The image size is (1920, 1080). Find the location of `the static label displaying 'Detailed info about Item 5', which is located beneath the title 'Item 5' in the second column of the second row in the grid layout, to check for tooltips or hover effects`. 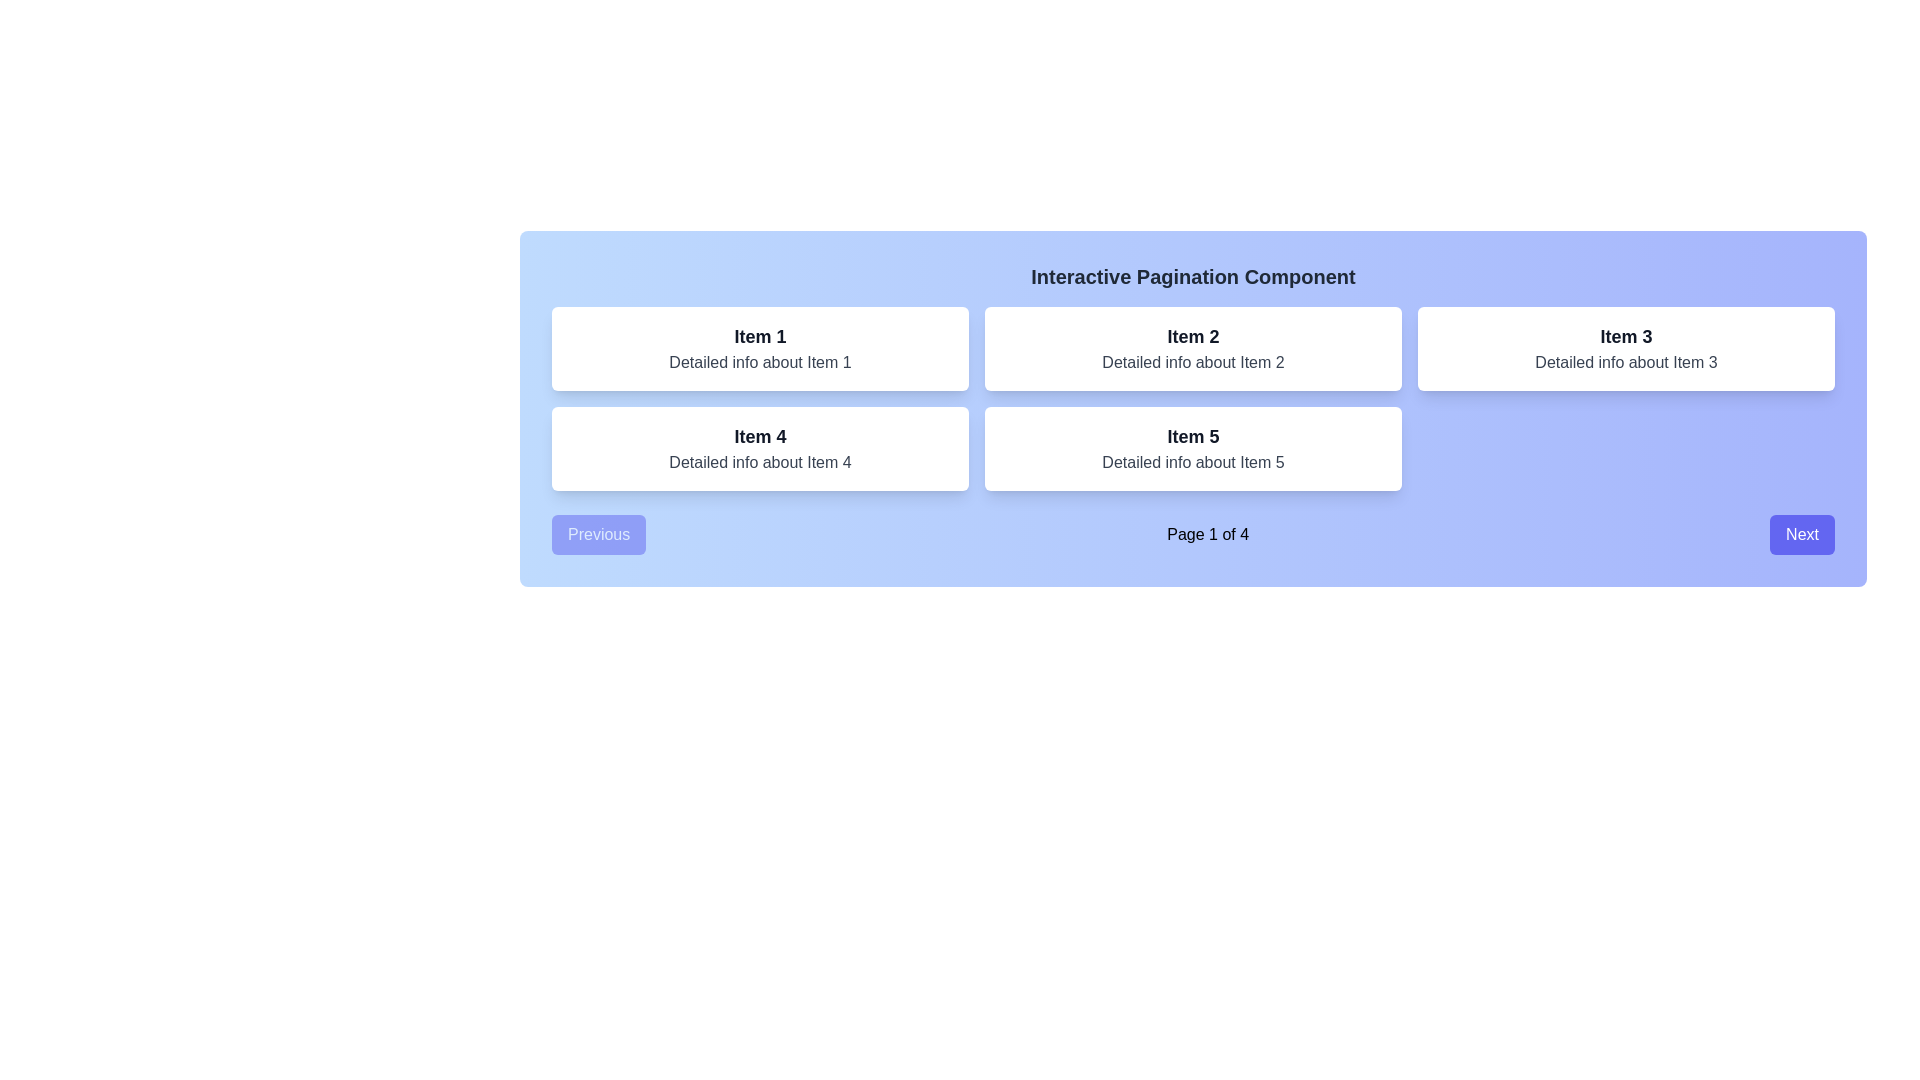

the static label displaying 'Detailed info about Item 5', which is located beneath the title 'Item 5' in the second column of the second row in the grid layout, to check for tooltips or hover effects is located at coordinates (1193, 462).